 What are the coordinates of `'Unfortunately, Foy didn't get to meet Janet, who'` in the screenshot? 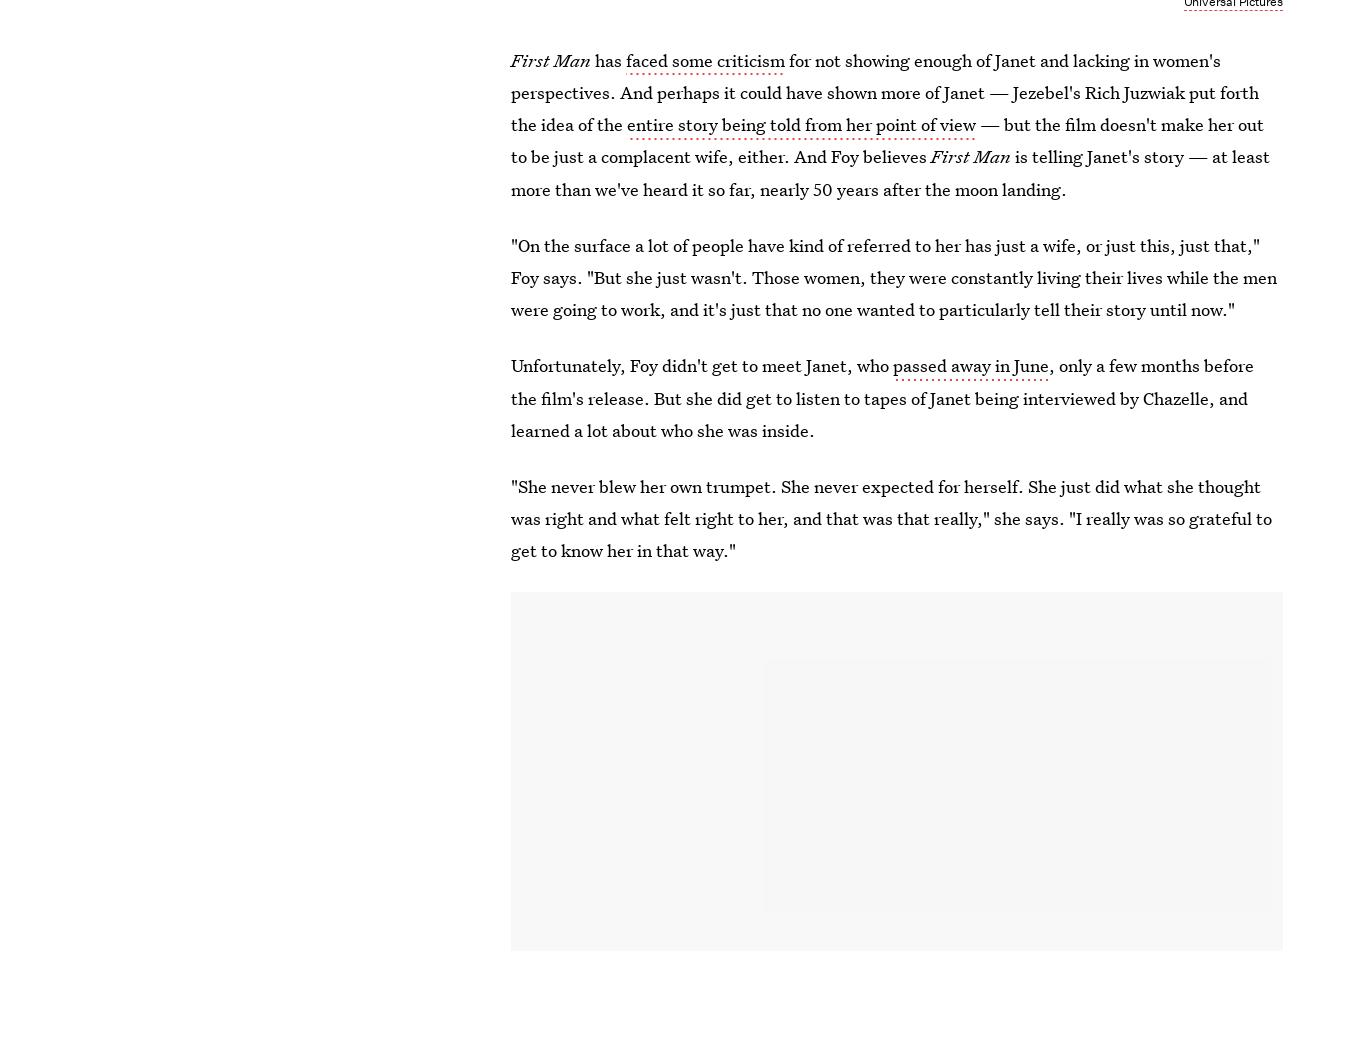 It's located at (701, 364).